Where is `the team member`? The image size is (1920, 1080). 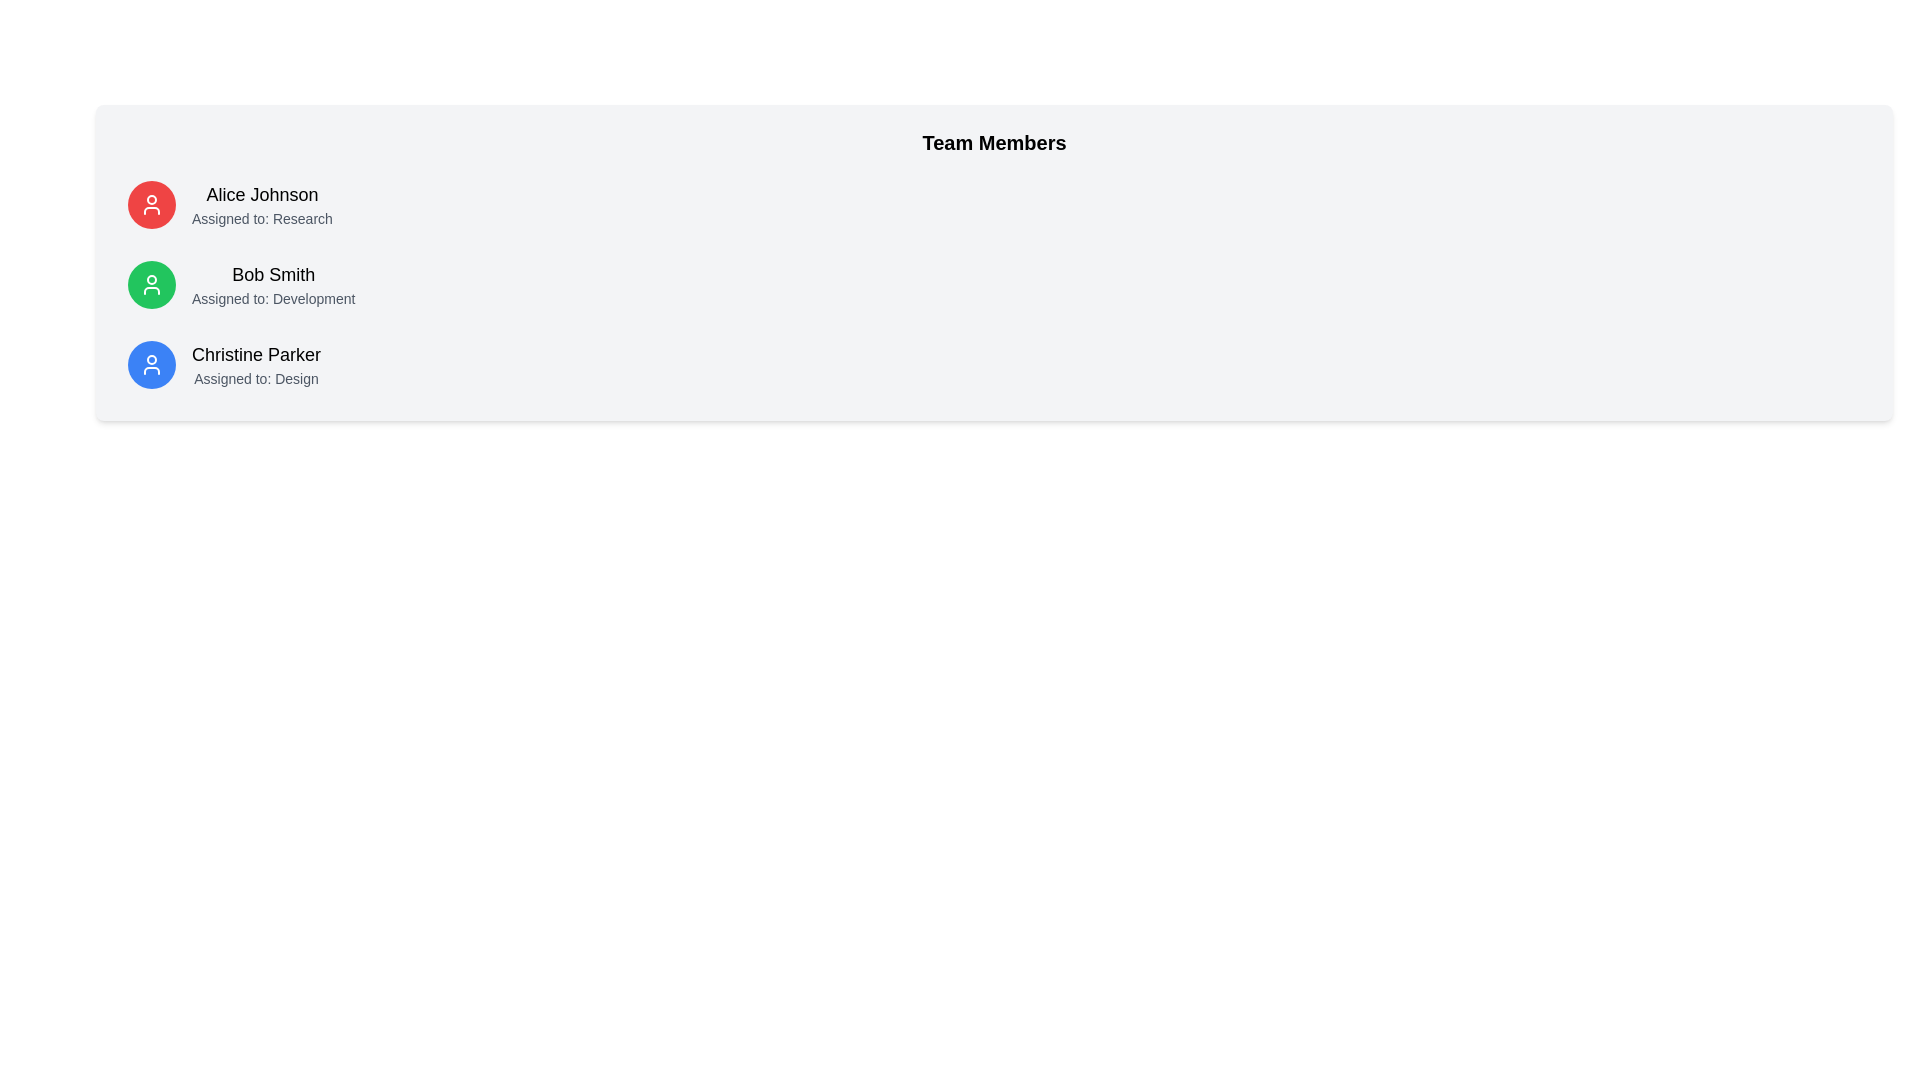 the team member is located at coordinates (272, 285).